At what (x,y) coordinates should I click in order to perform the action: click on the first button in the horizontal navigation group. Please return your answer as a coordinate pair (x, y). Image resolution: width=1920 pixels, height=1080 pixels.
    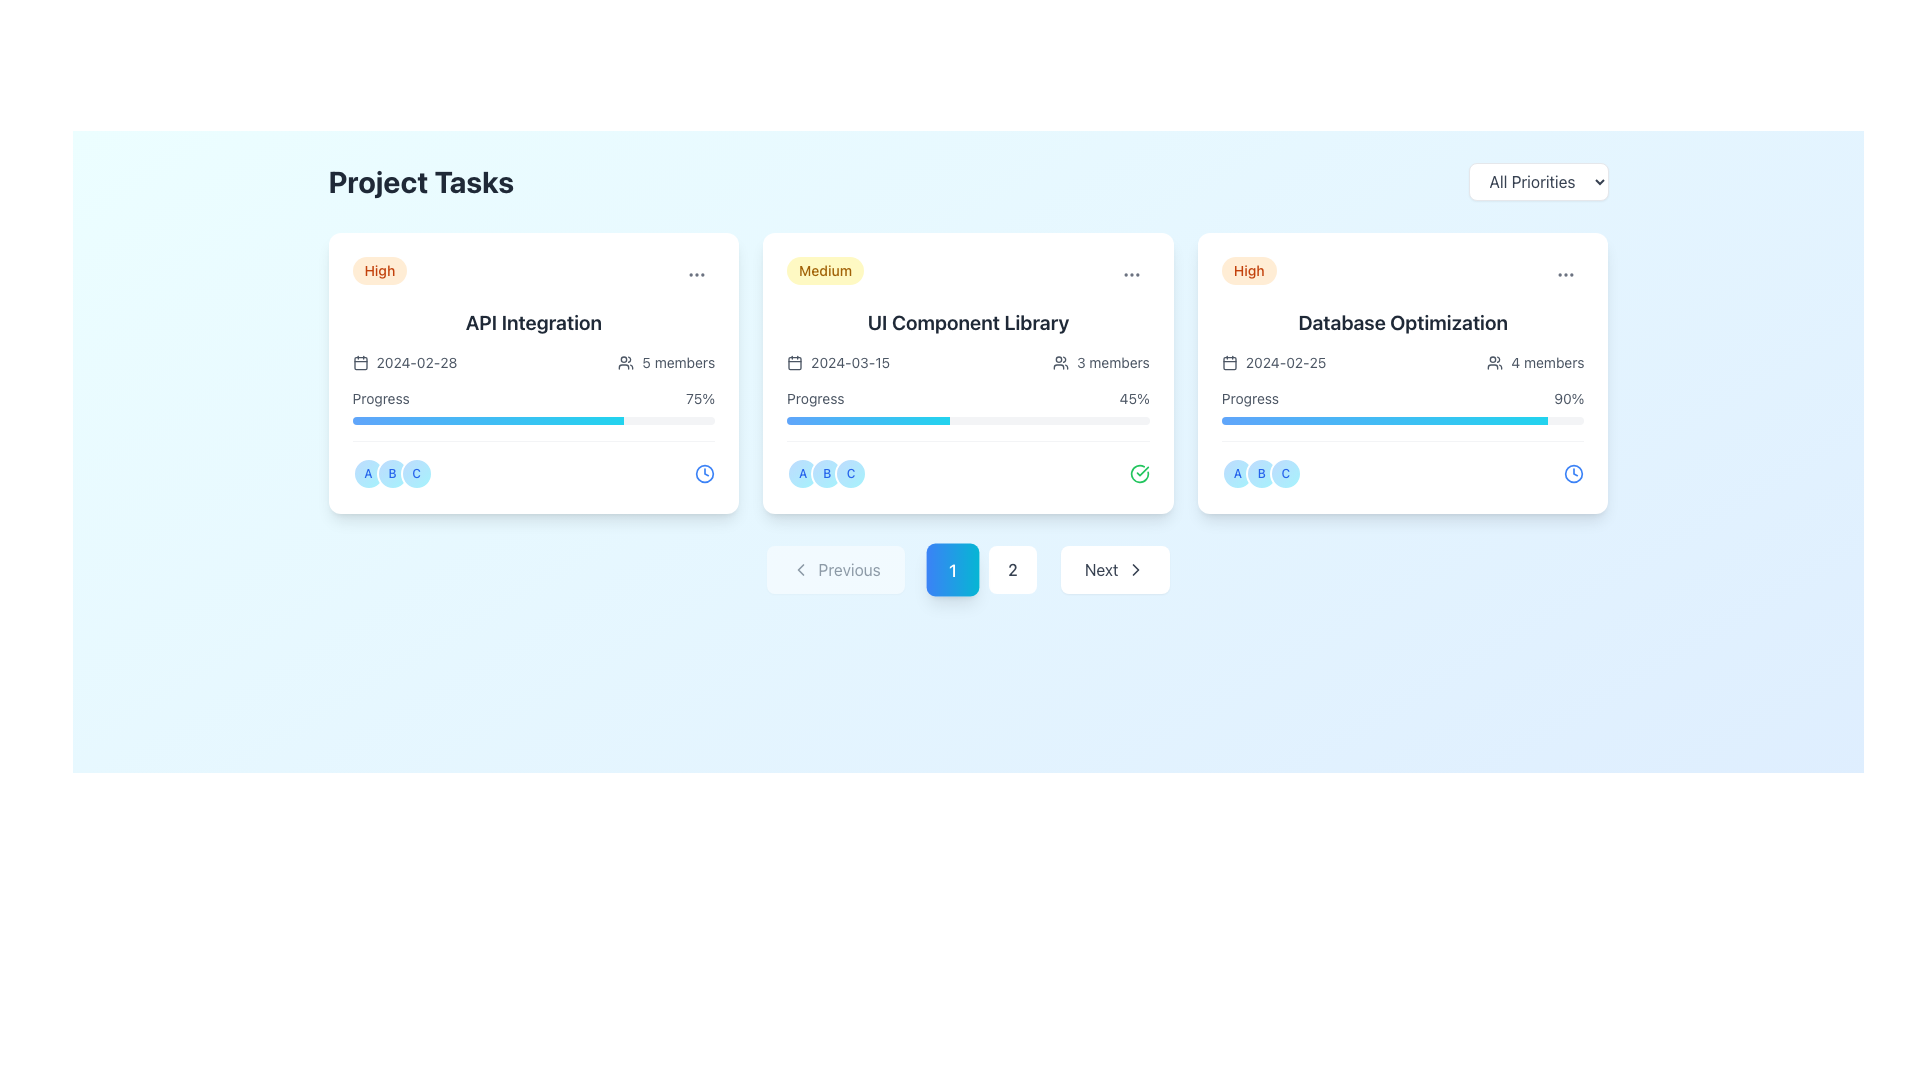
    Looking at the image, I should click on (951, 570).